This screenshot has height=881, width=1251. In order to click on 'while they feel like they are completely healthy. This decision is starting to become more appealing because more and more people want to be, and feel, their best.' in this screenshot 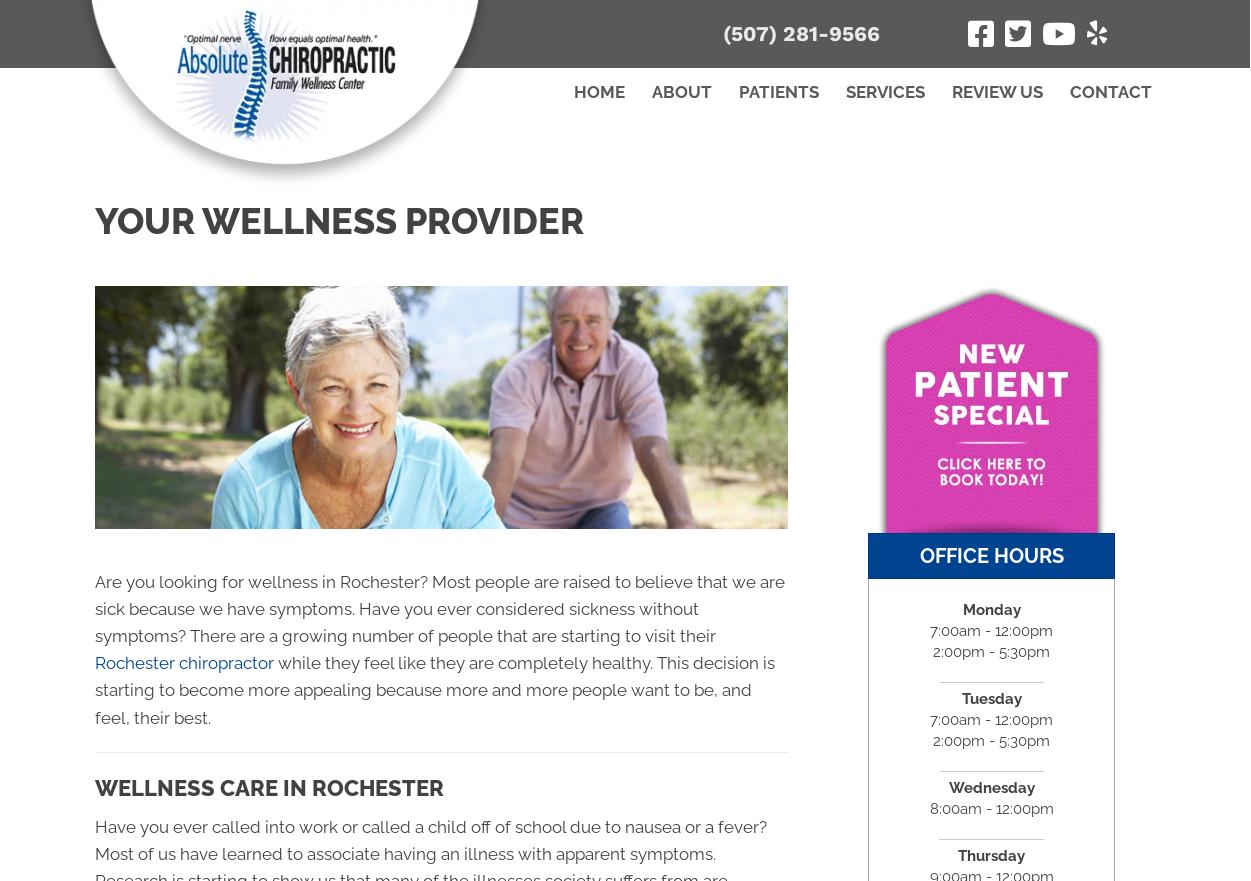, I will do `click(434, 688)`.